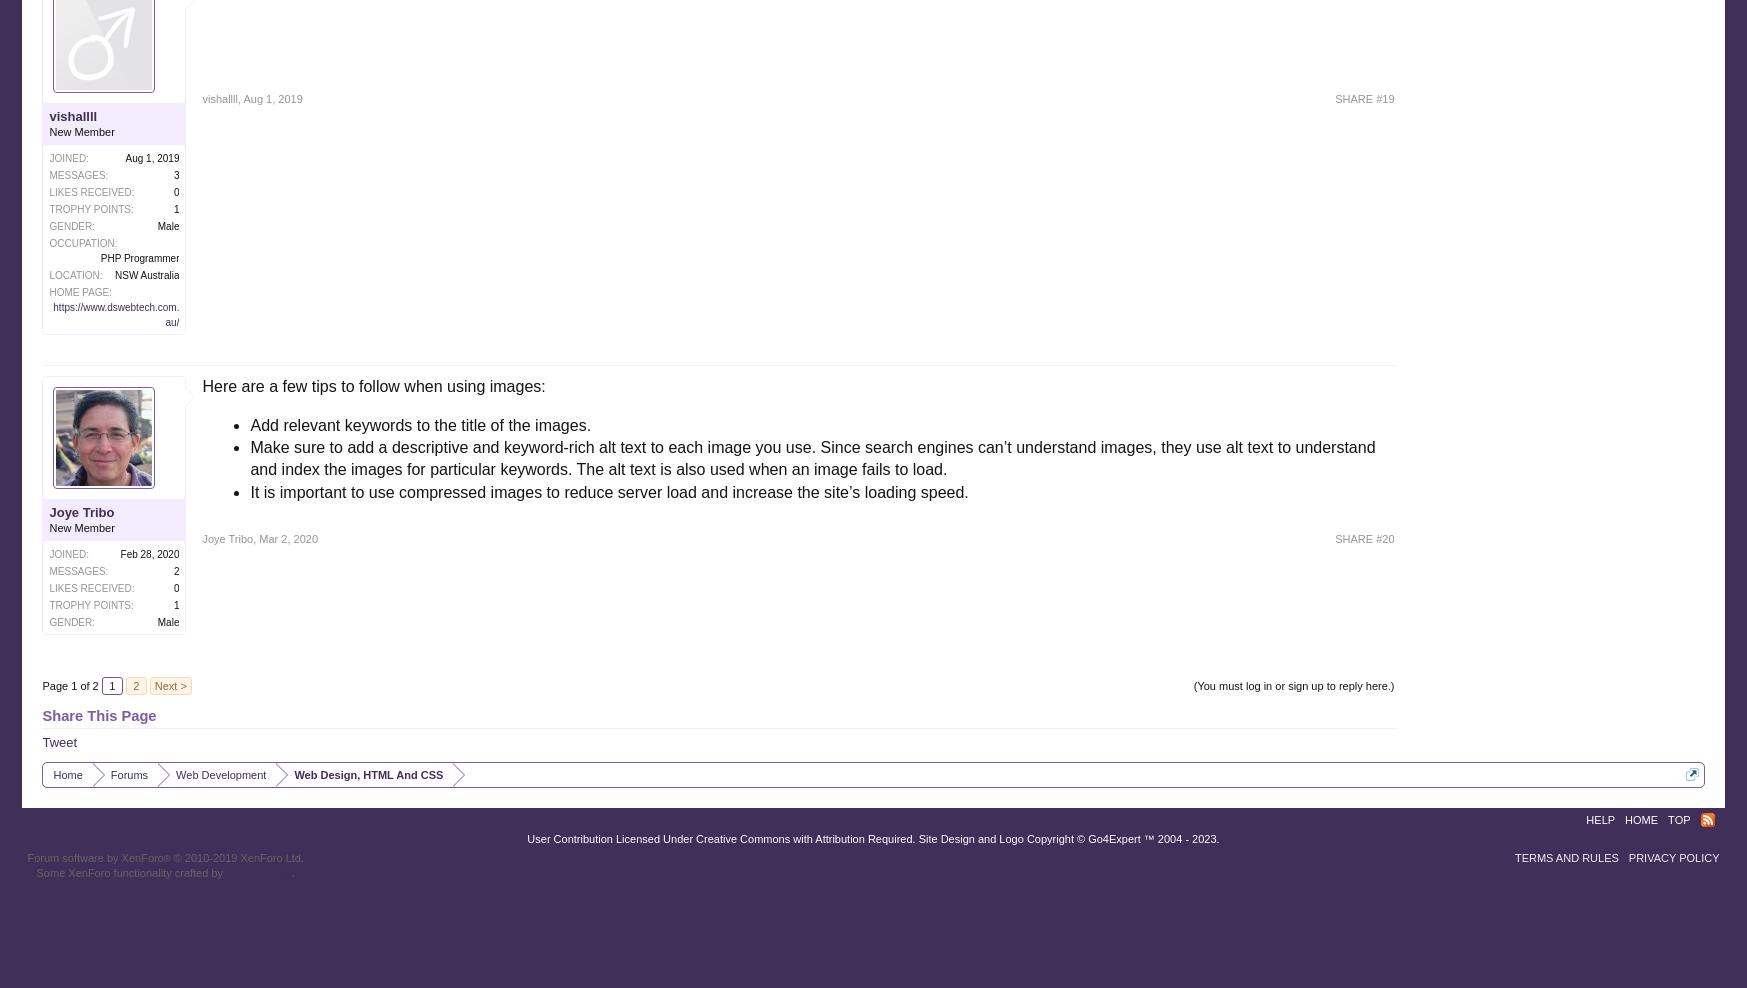 The height and width of the screenshot is (988, 1747). I want to click on 'Make sure to add a descriptive and keyword-rich alt text to each image you use. Since search engines can’t understand images, they use alt text to understand and index the images for particular keywords. The alt text is also used when an image fails to load.', so click(811, 458).